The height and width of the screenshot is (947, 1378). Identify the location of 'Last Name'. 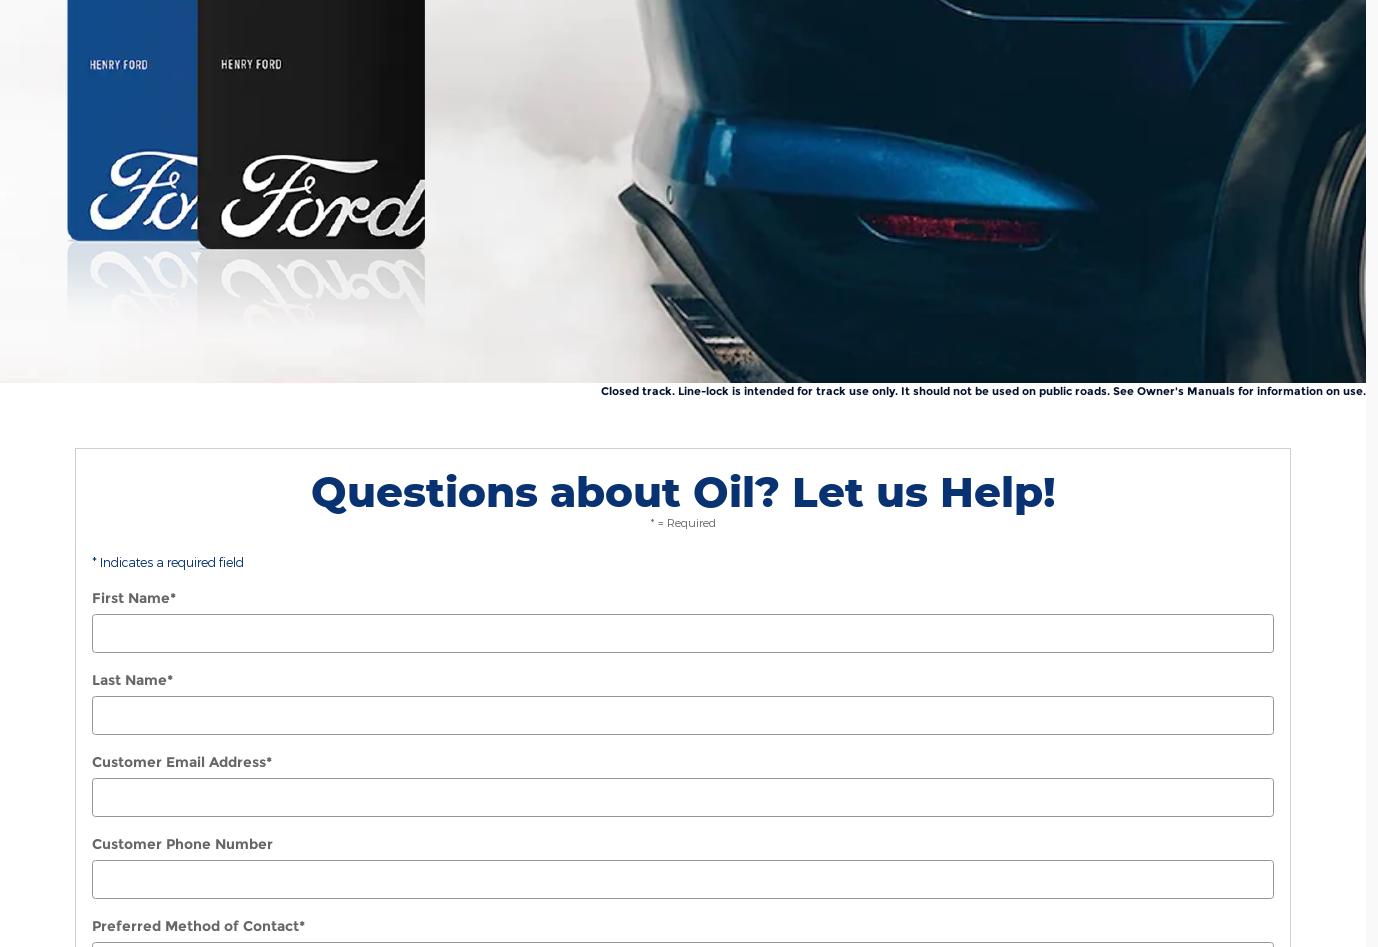
(129, 679).